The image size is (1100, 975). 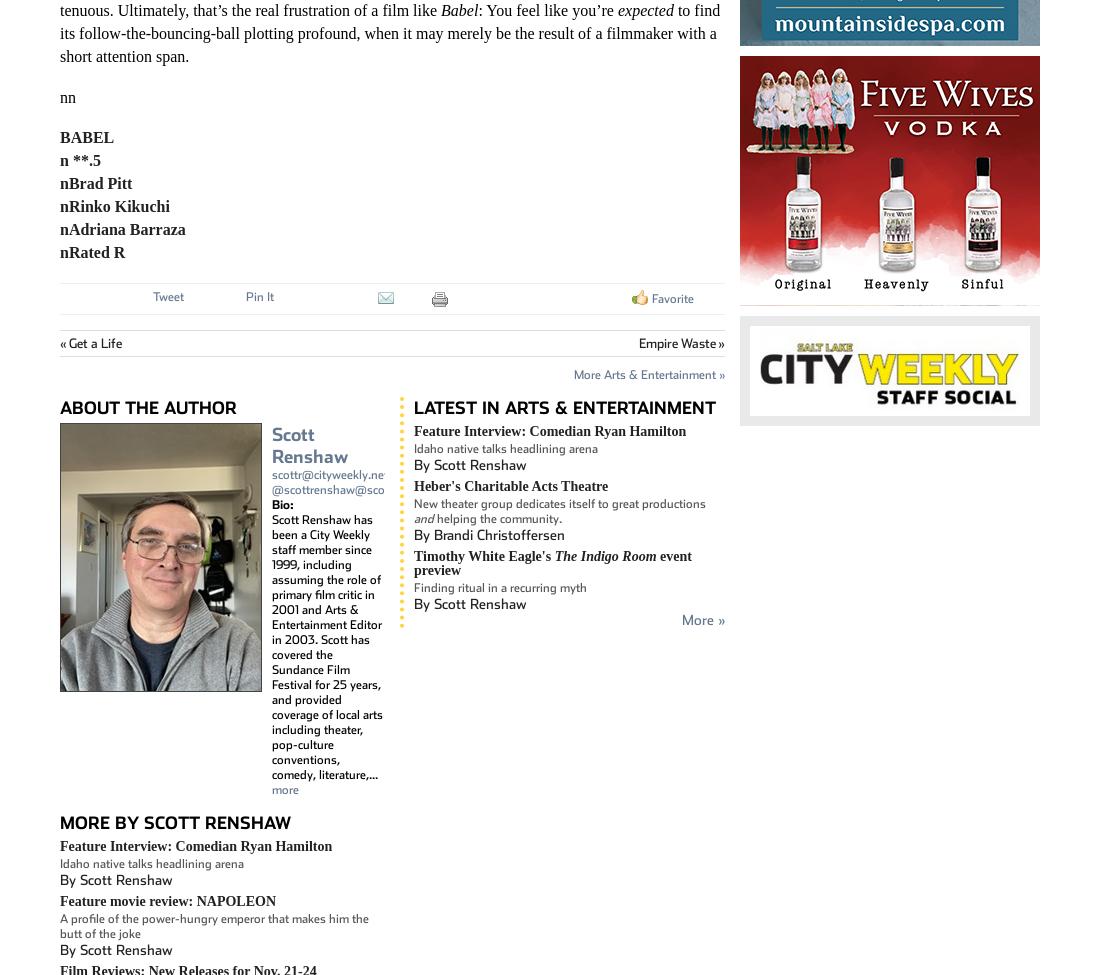 I want to click on ': You feel like you’re', so click(x=476, y=10).